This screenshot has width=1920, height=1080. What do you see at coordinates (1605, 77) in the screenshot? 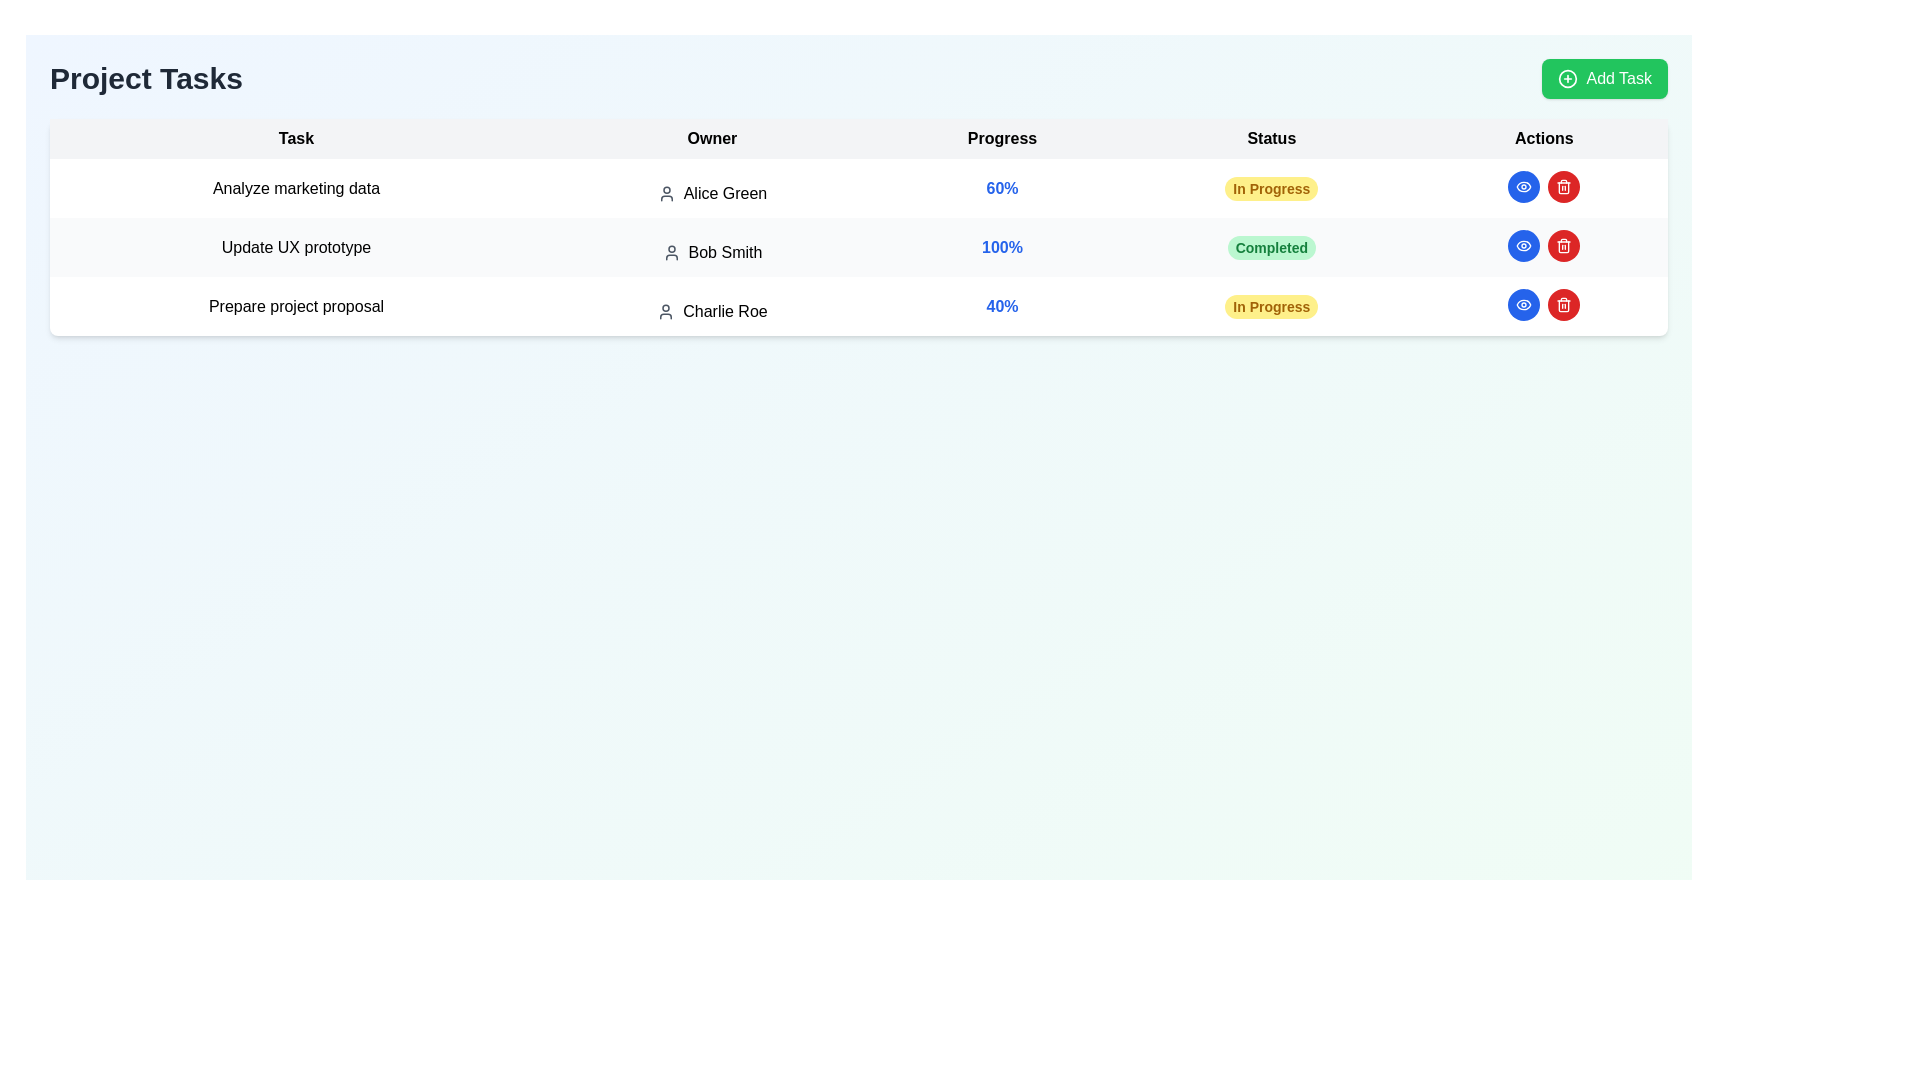
I see `the green 'Add Task' button with a white plus icon located in the top-right corner of the 'Project Tasks' section` at bounding box center [1605, 77].